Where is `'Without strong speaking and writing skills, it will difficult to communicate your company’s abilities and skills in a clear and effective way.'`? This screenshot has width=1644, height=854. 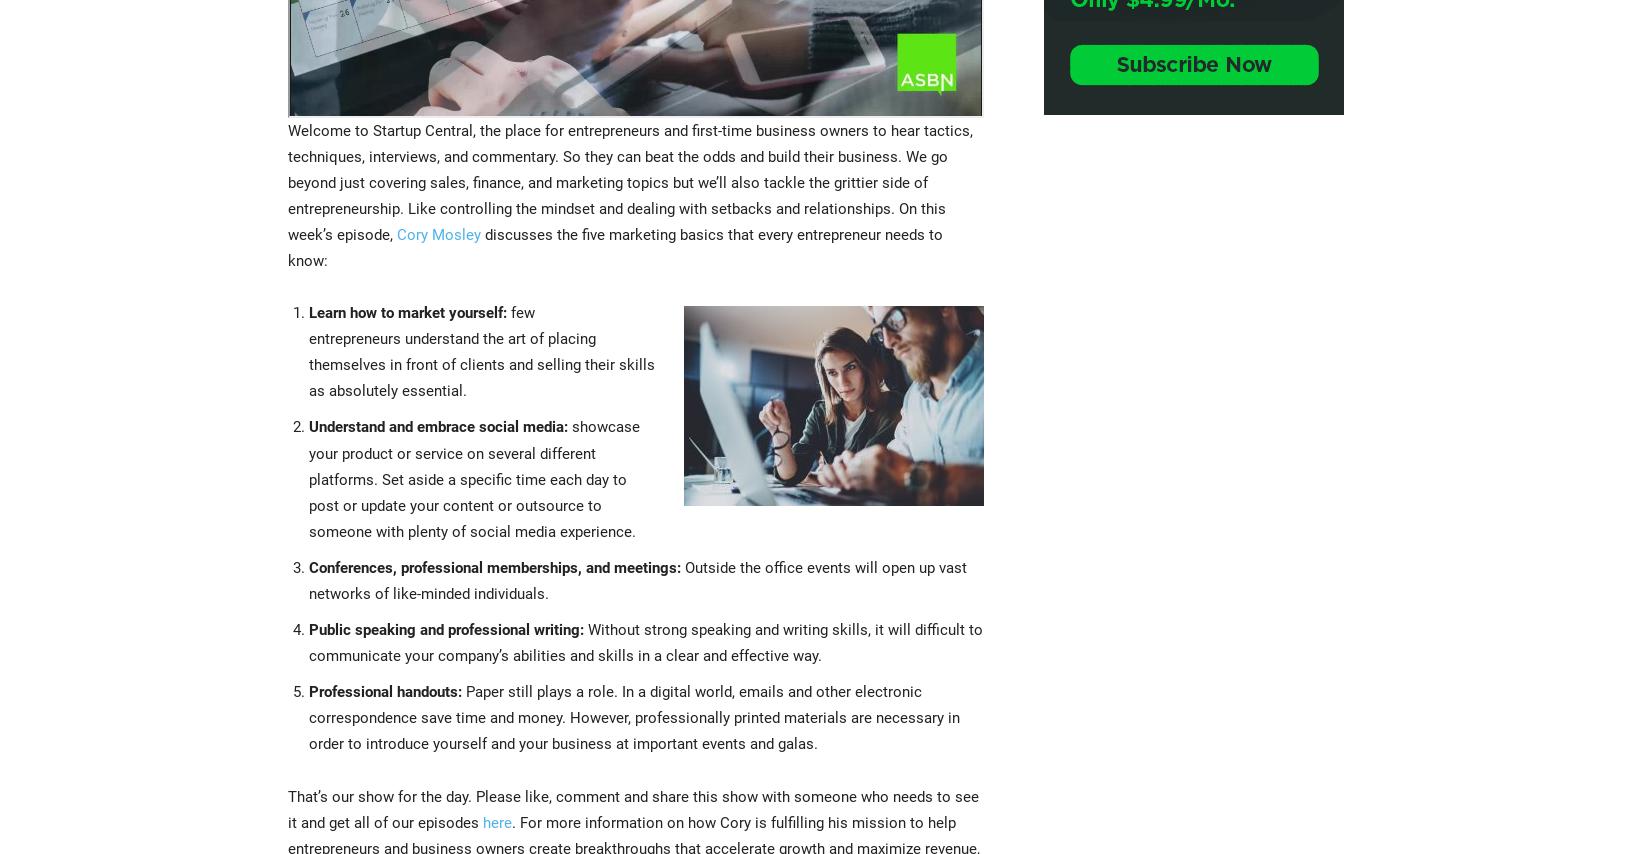 'Without strong speaking and writing skills, it will difficult to communicate your company’s abilities and skills in a clear and effective way.' is located at coordinates (645, 642).